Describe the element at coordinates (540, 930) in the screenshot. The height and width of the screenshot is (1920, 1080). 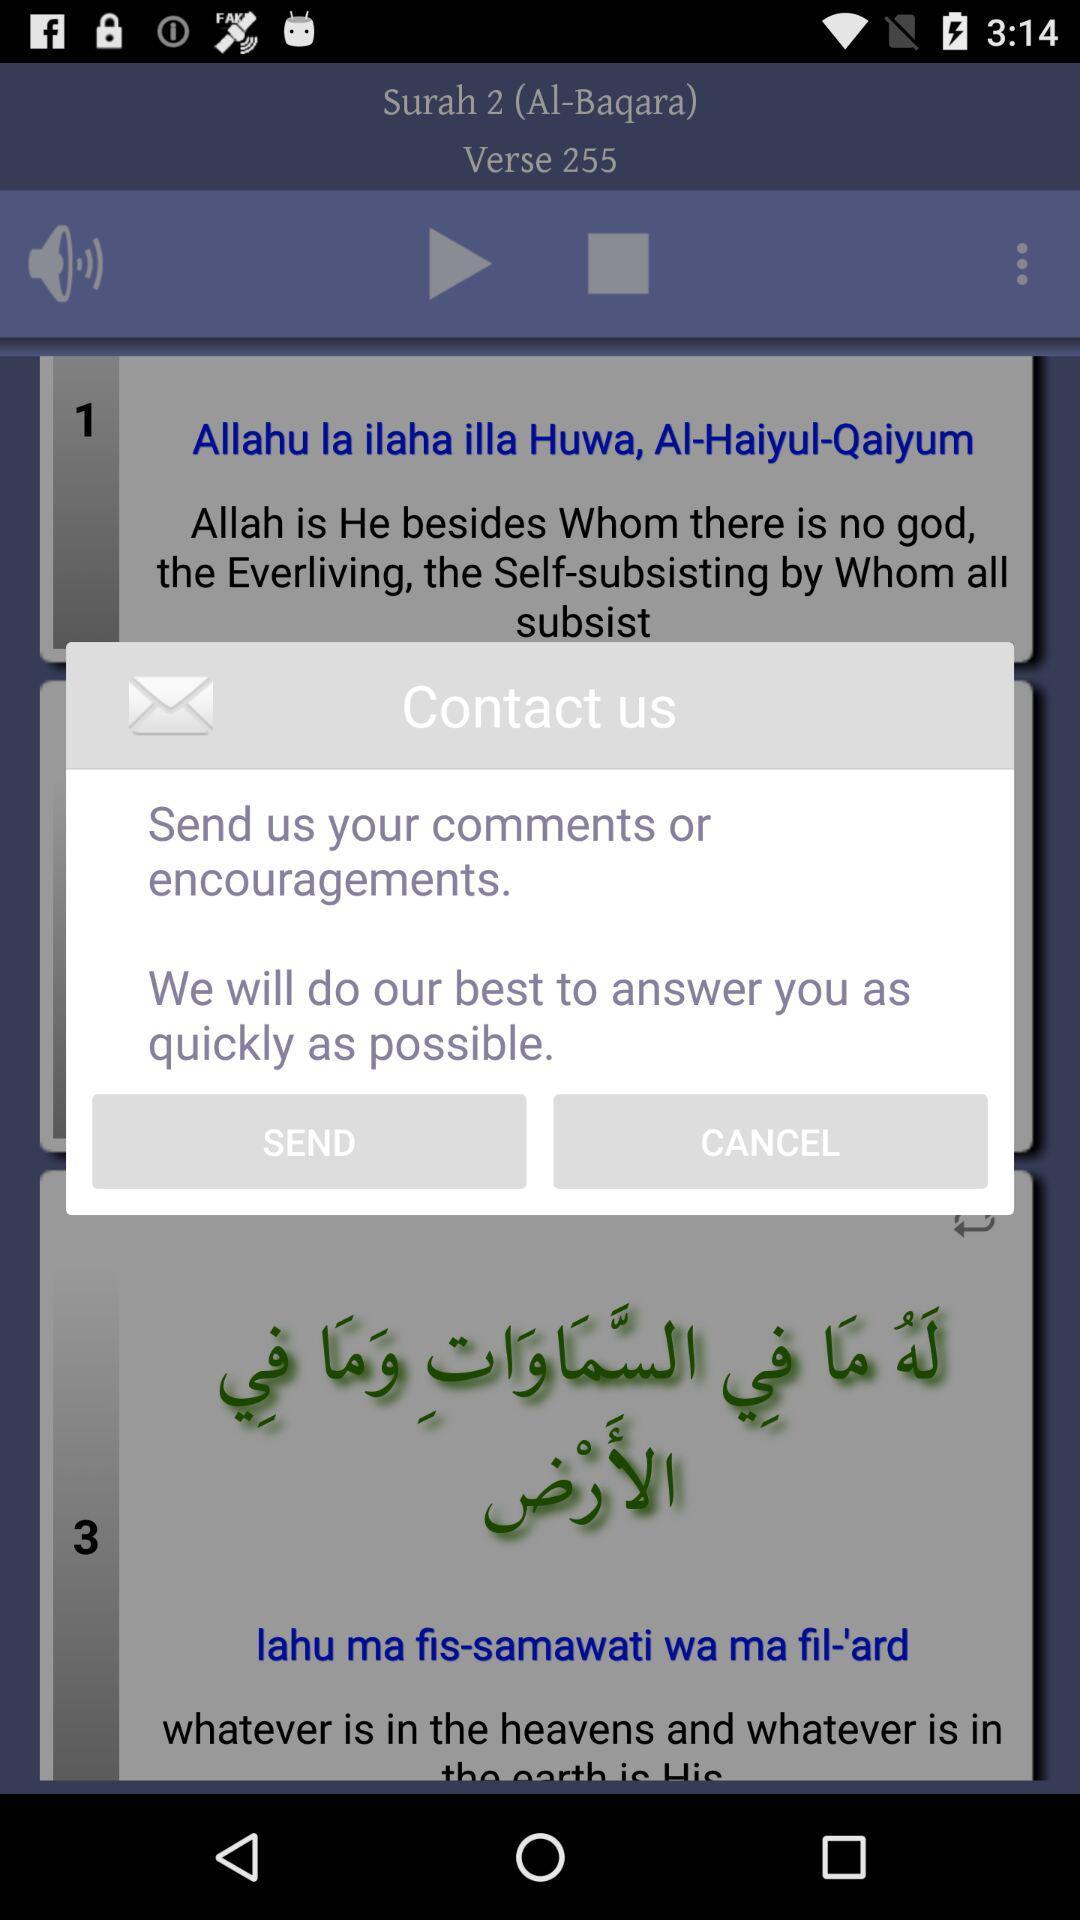
I see `item above send item` at that location.